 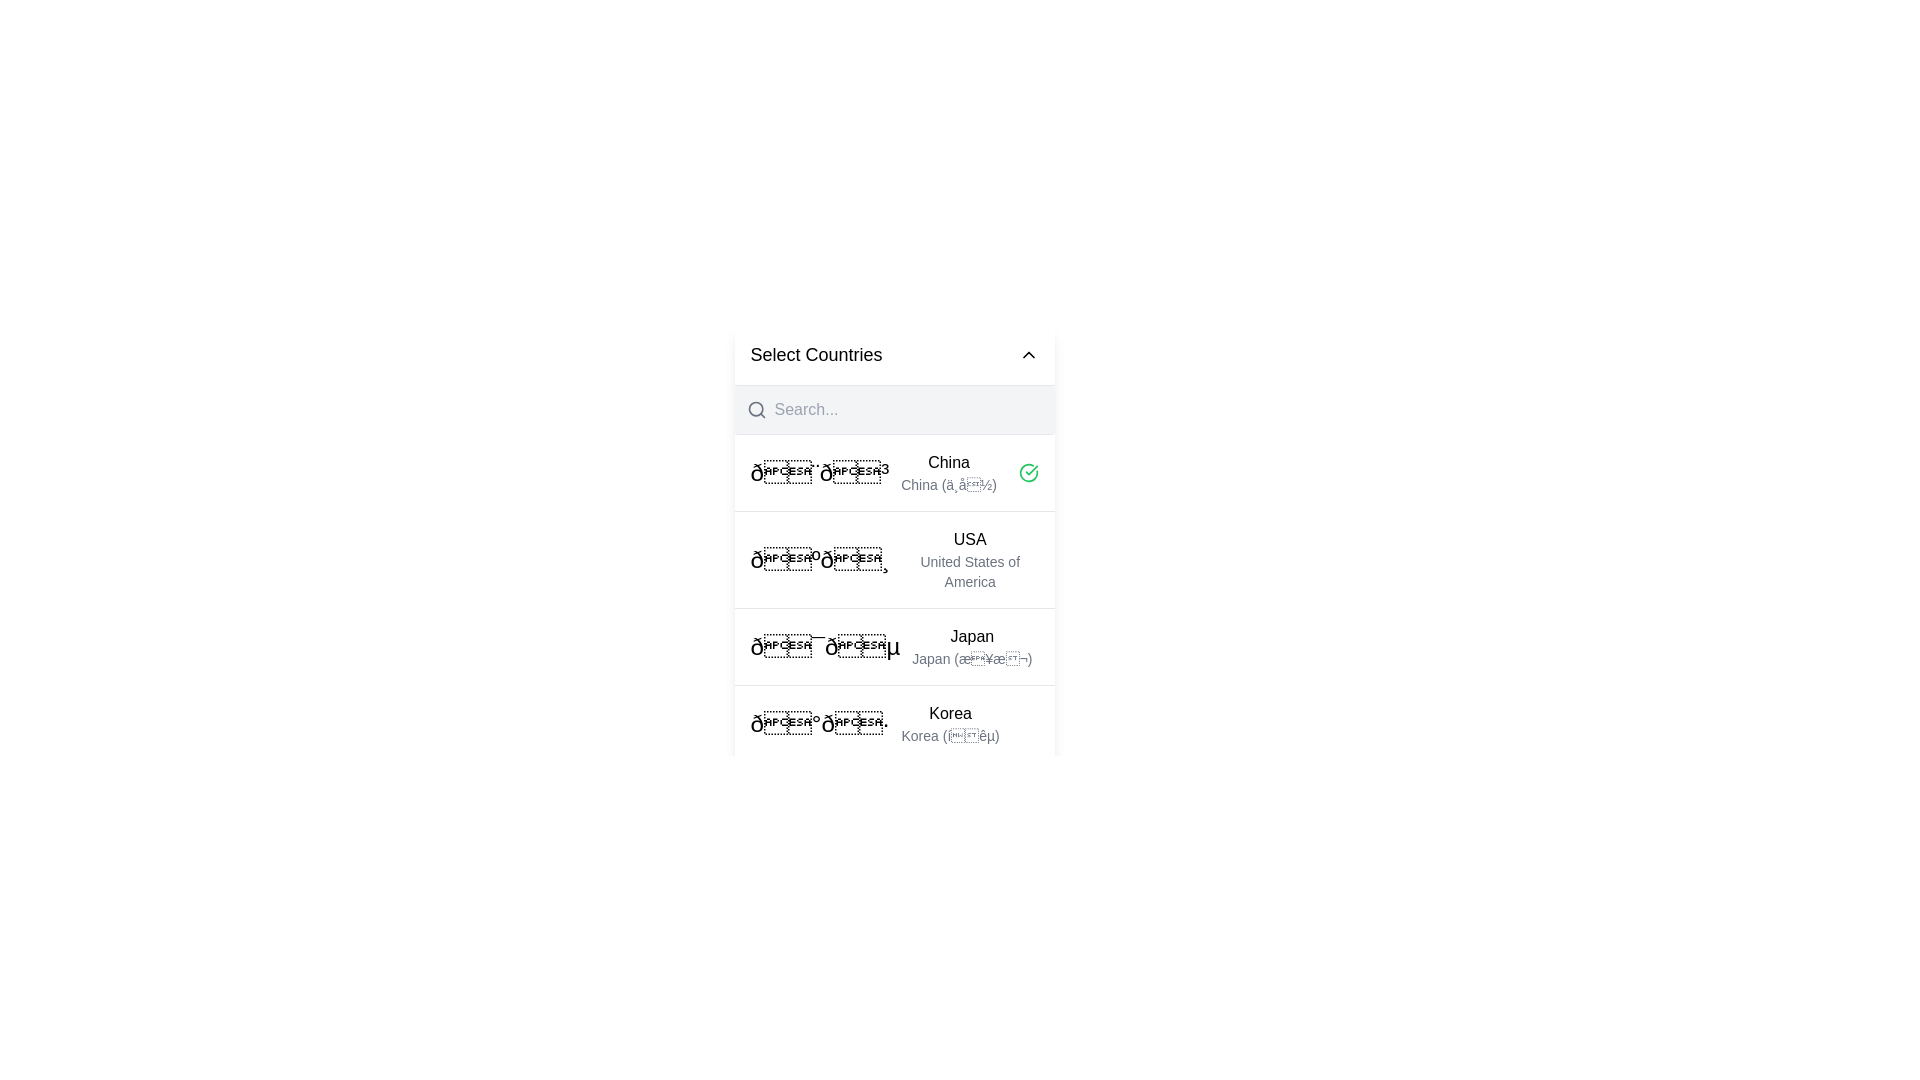 I want to click on the text-based list item displaying 'Korea', so click(x=949, y=724).